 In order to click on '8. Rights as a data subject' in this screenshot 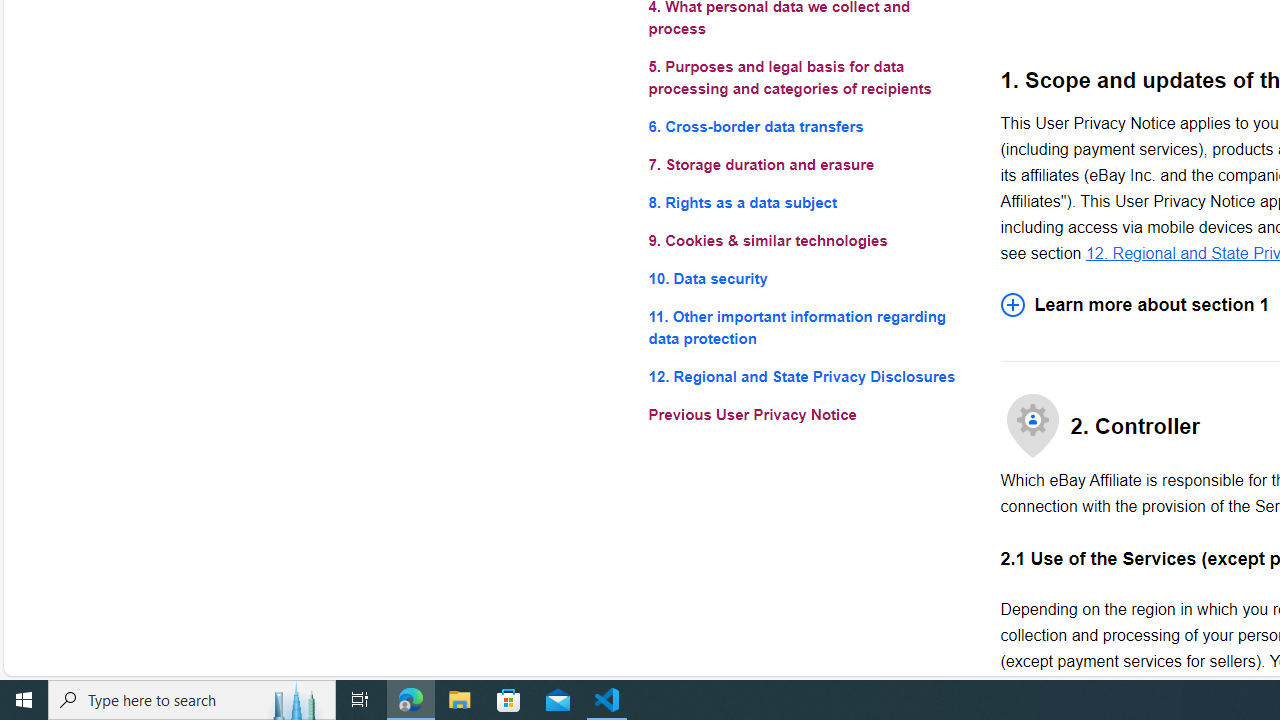, I will do `click(808, 203)`.